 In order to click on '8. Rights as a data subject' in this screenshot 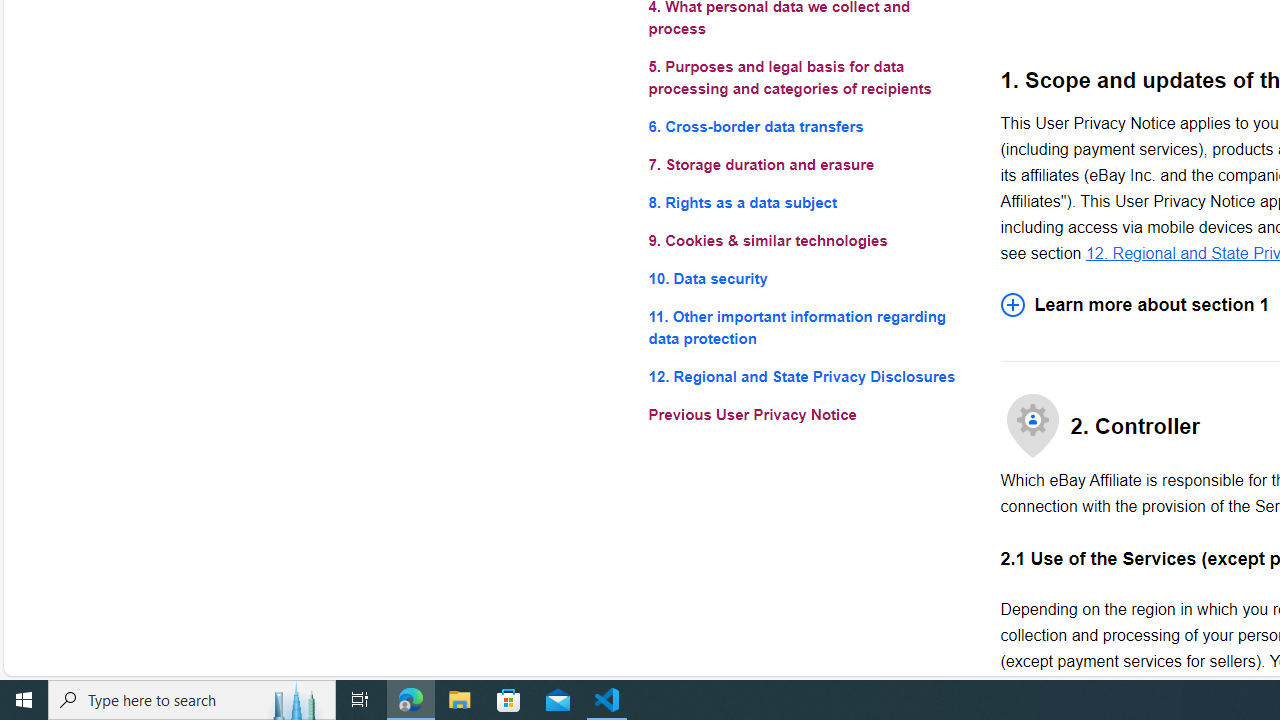, I will do `click(808, 203)`.